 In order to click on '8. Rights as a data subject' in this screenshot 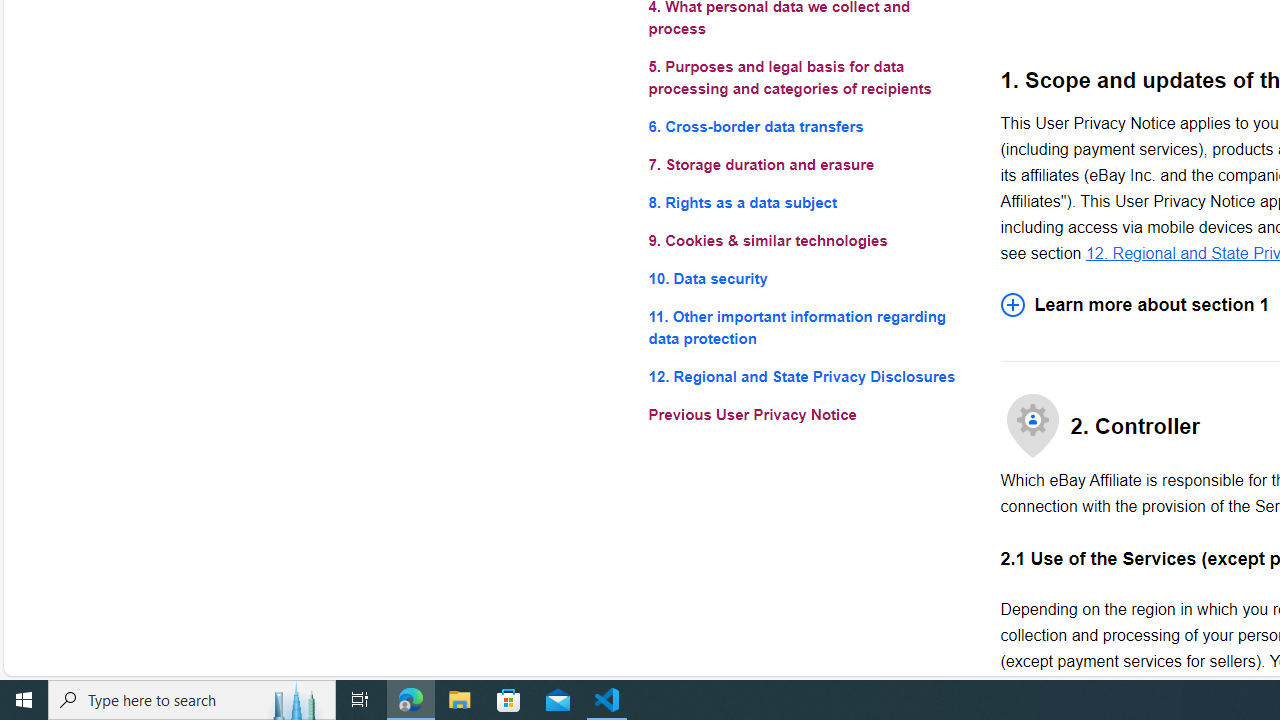, I will do `click(808, 203)`.